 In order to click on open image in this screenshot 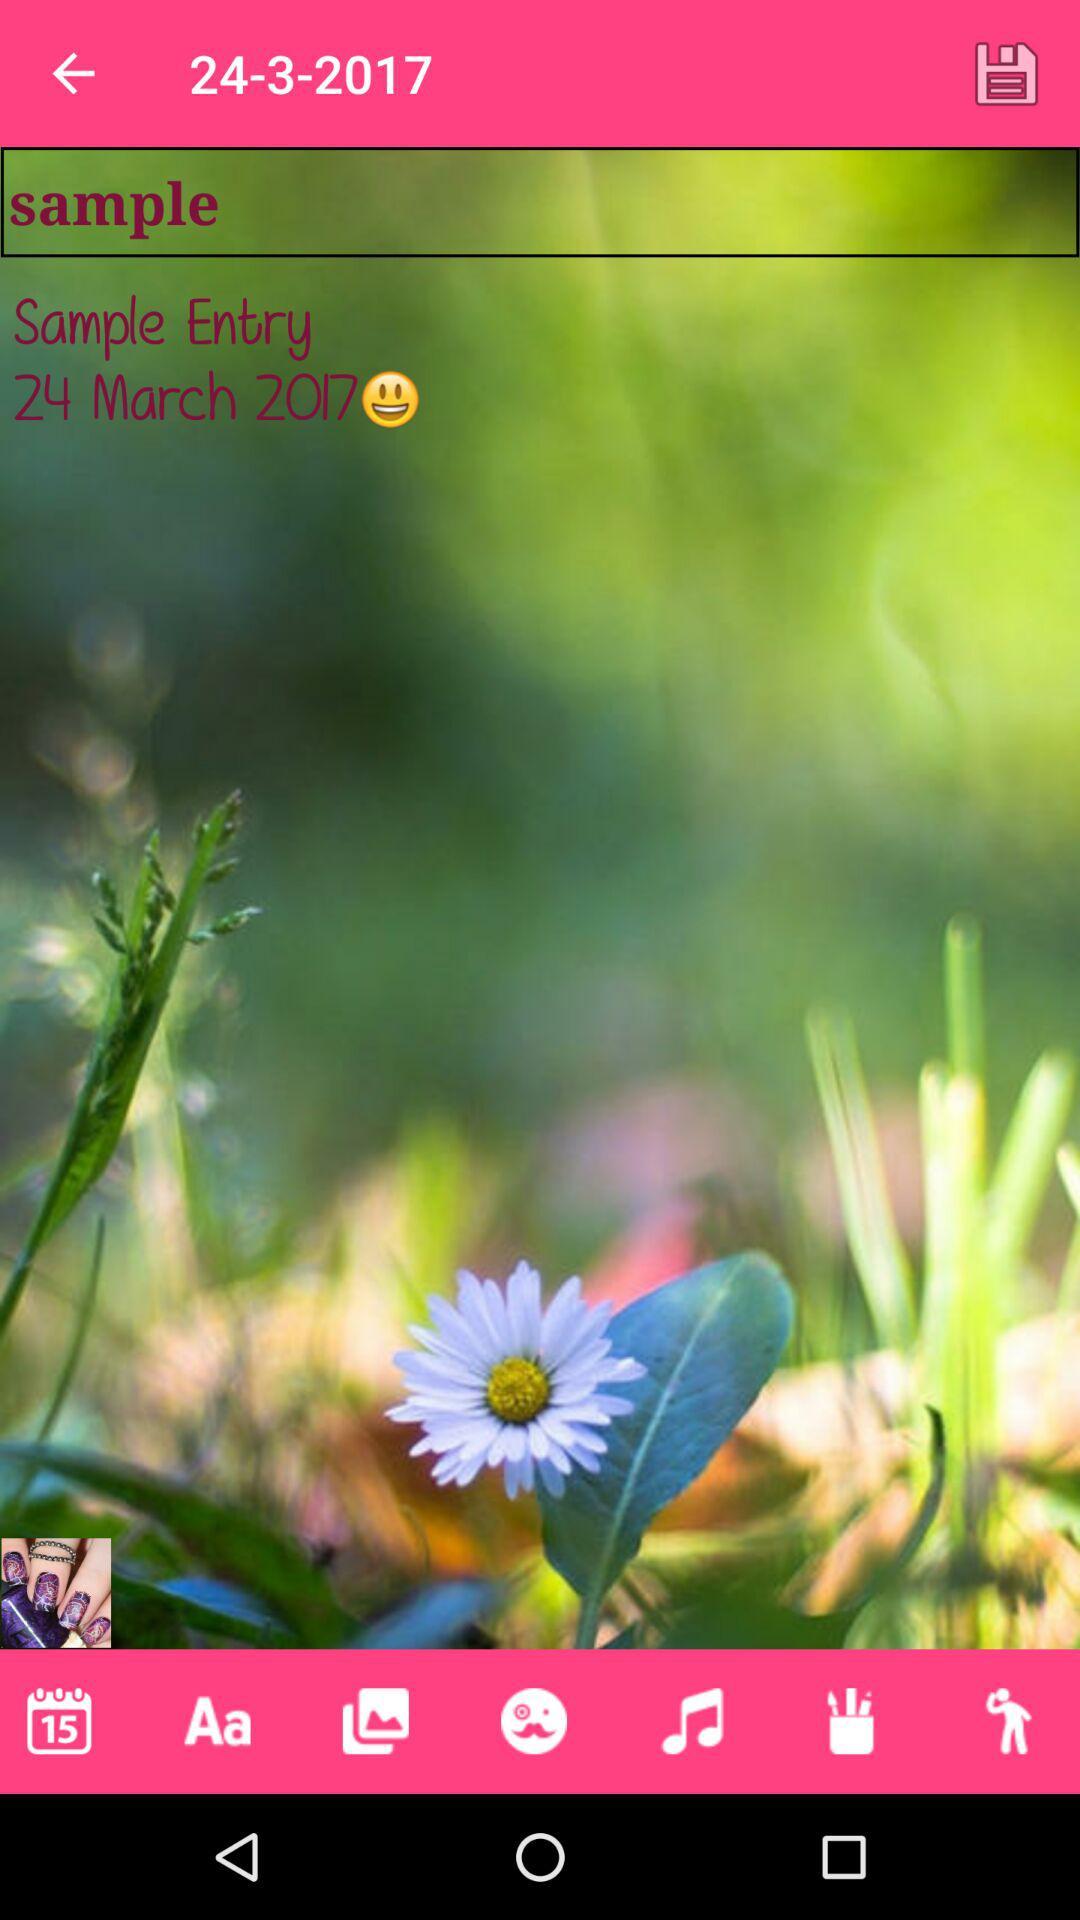, I will do `click(55, 1592)`.